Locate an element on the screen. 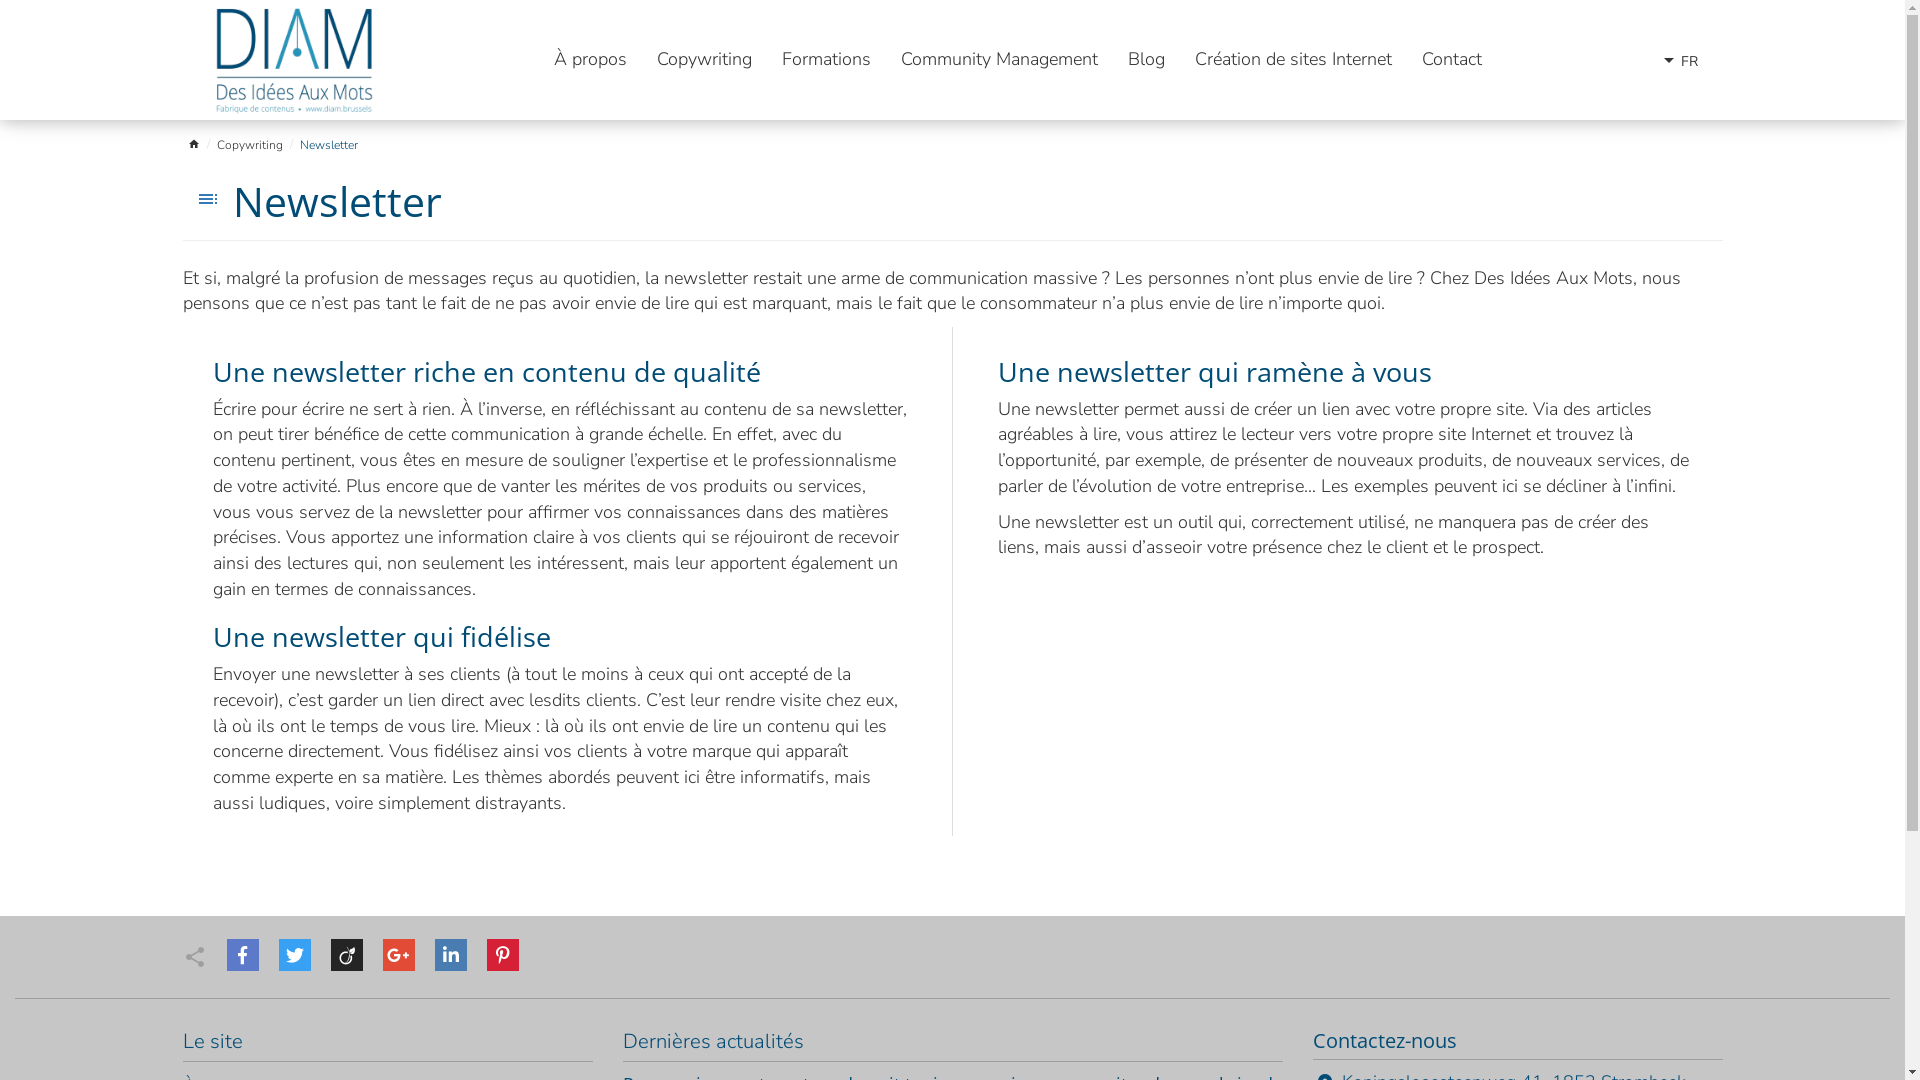 The width and height of the screenshot is (1920, 1080). 'Copywriting' is located at coordinates (248, 144).